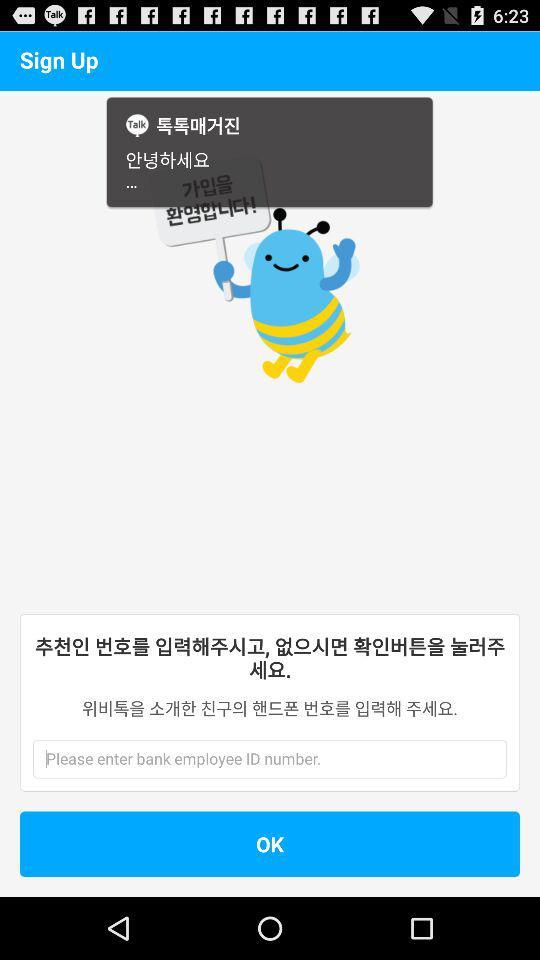  What do you see at coordinates (249, 758) in the screenshot?
I see `employee id entry area` at bounding box center [249, 758].